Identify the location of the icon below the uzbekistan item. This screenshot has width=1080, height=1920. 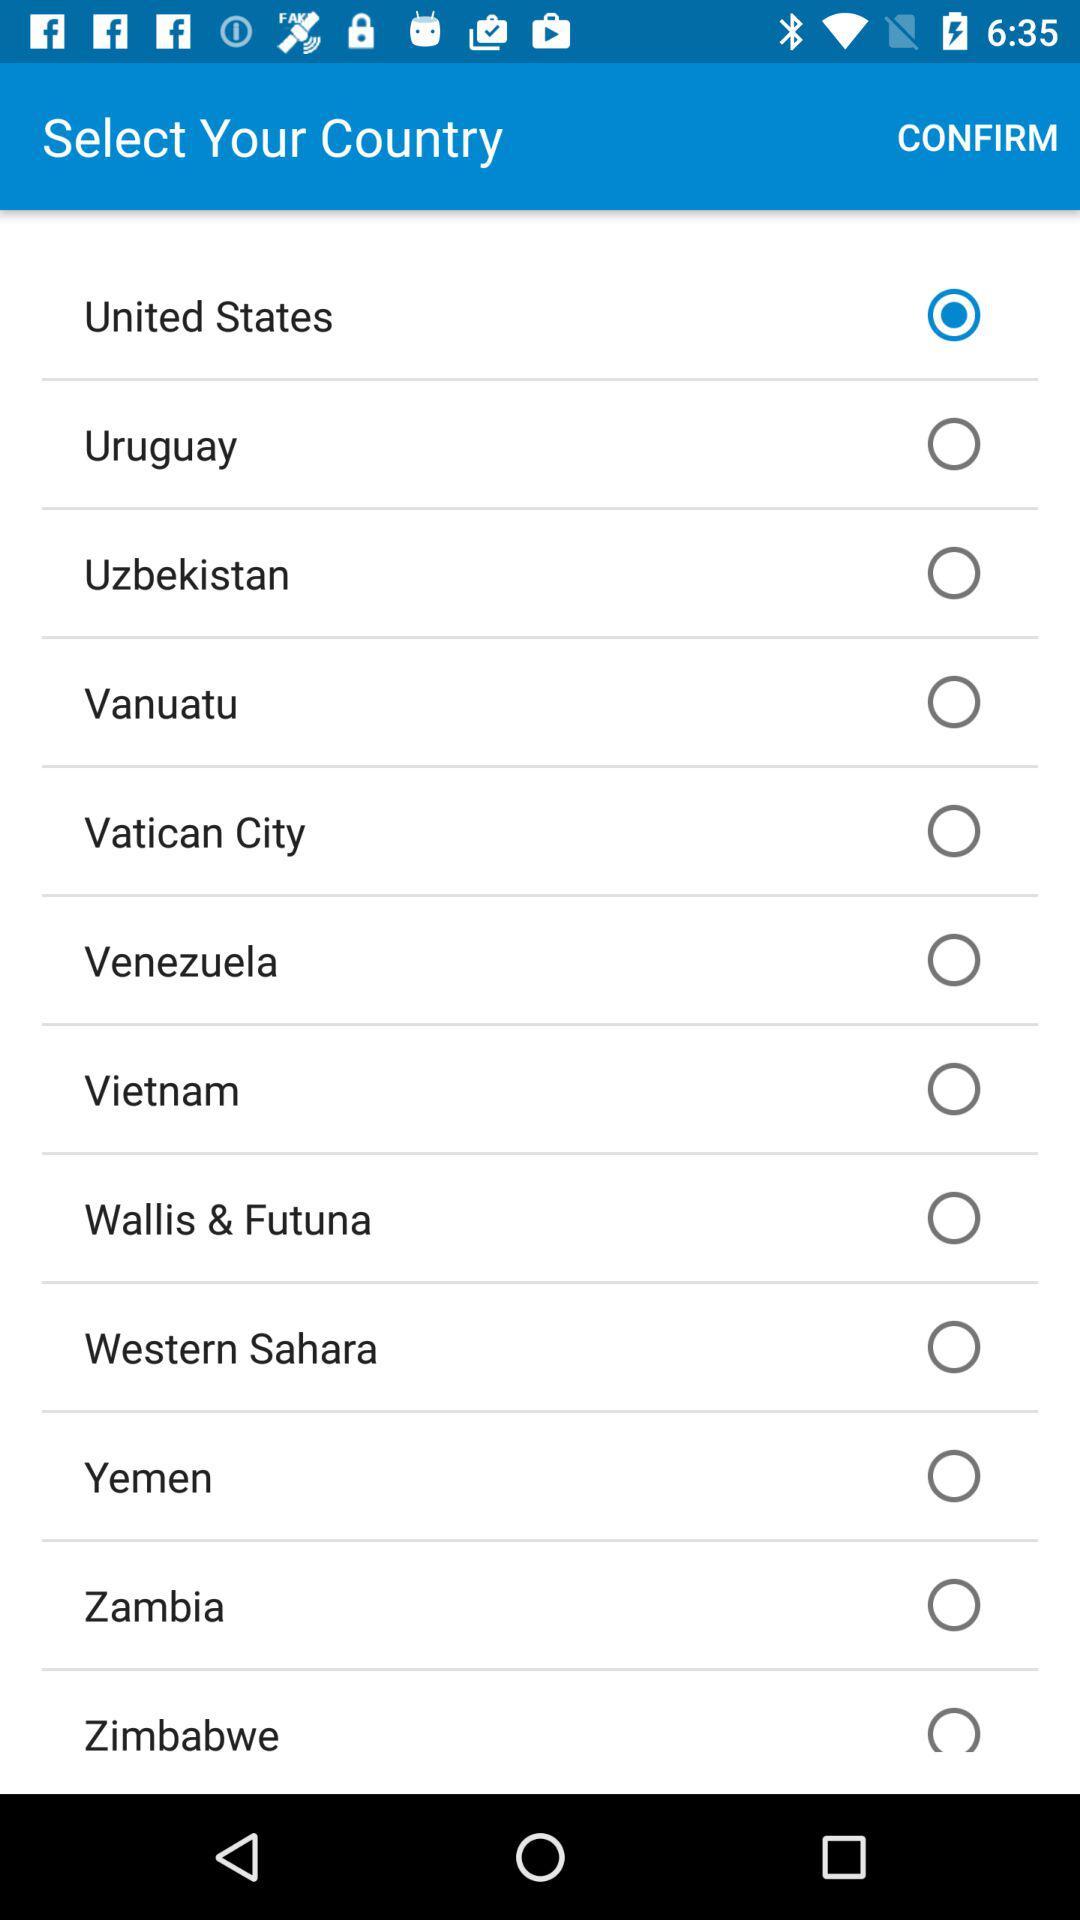
(540, 701).